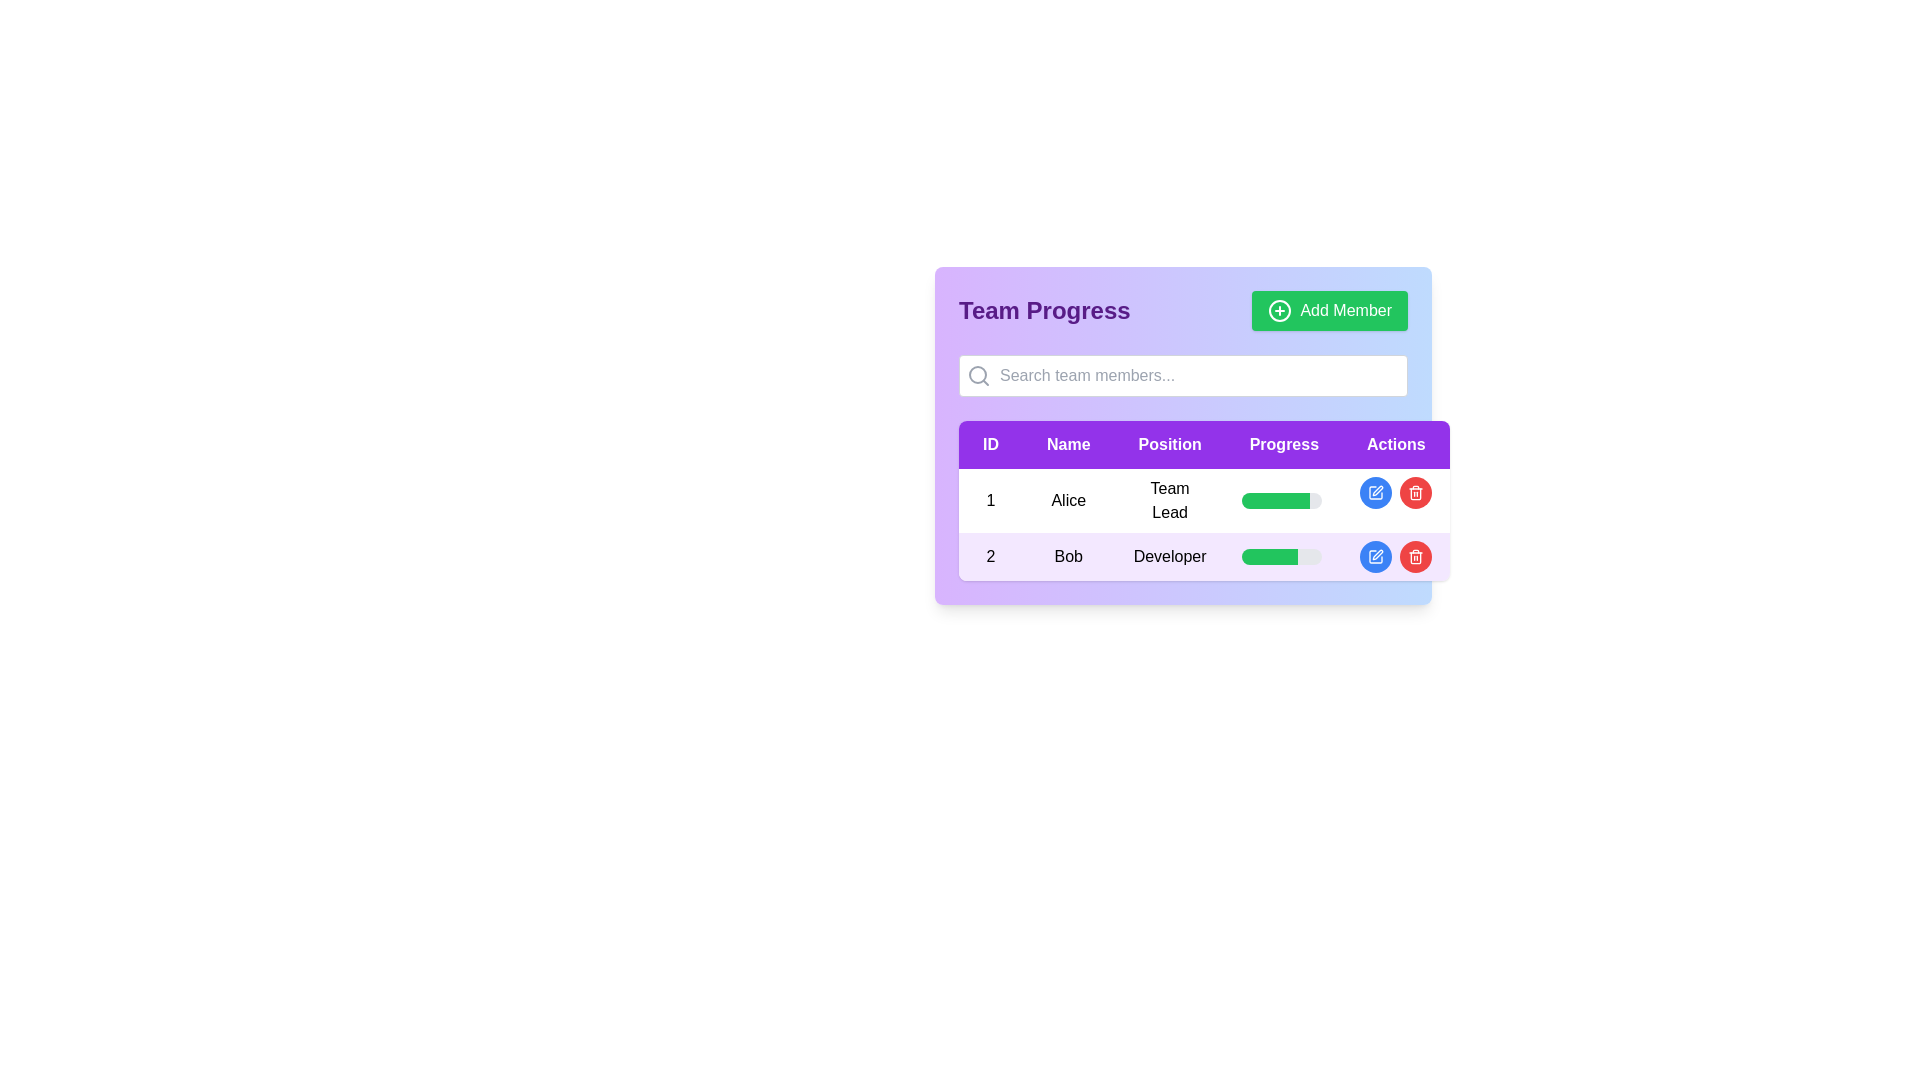 The image size is (1920, 1080). Describe the element at coordinates (1274, 500) in the screenshot. I see `the progress bar representing the task completion for 'Alice' in the 'Team Progress' table, which visually indicates 85% completion` at that location.